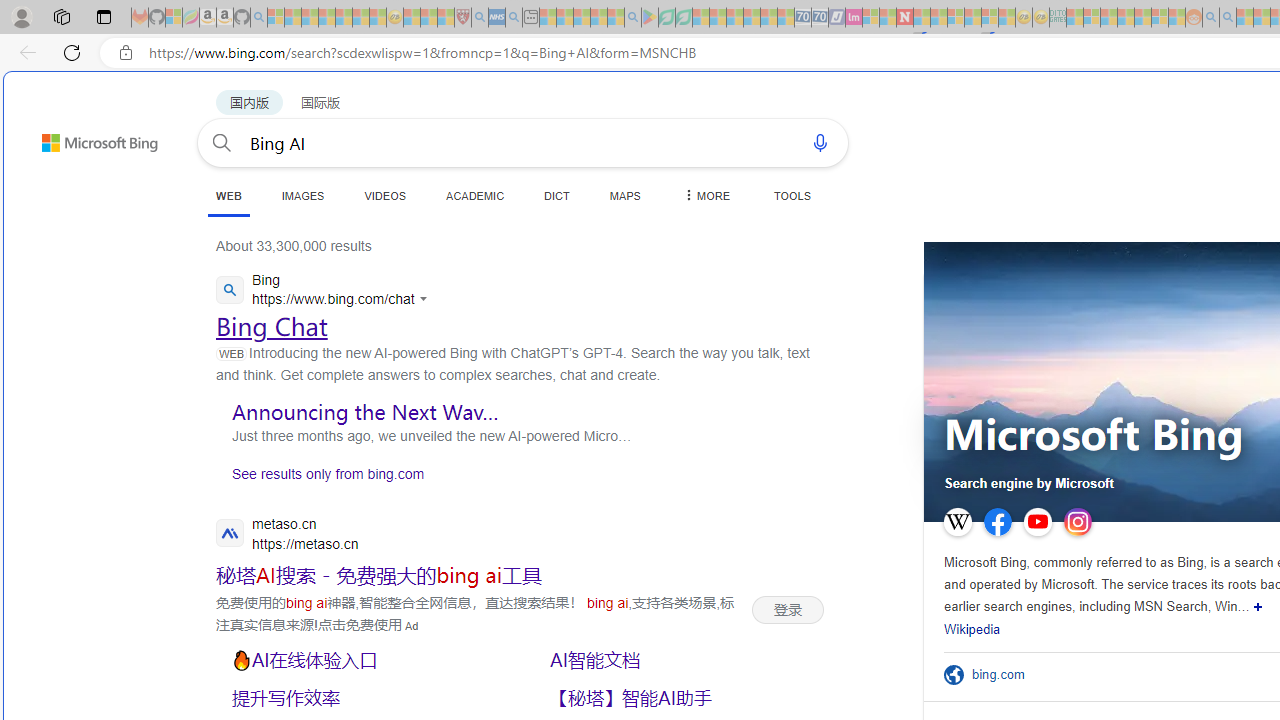 This screenshot has height=720, width=1280. Describe the element at coordinates (271, 325) in the screenshot. I see `'Bing Chat'` at that location.